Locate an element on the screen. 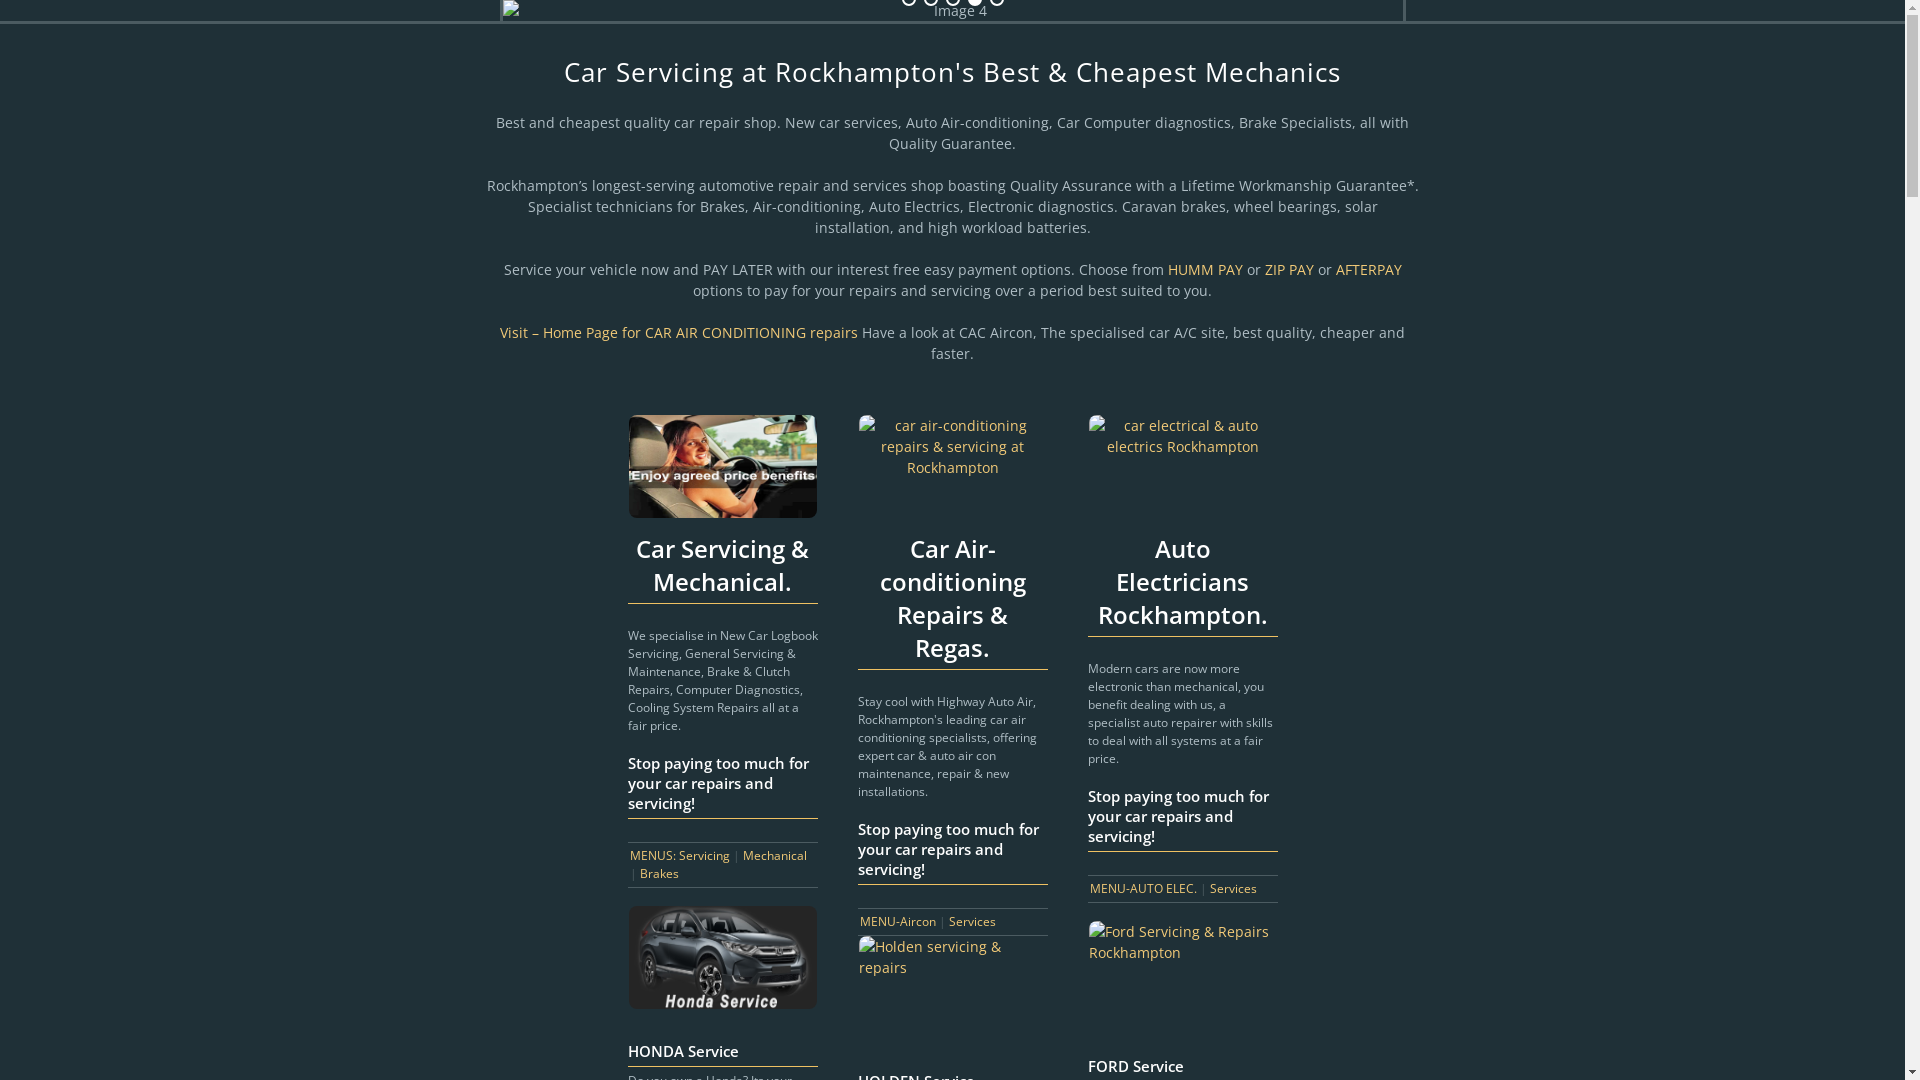 This screenshot has width=1920, height=1080. 'HUMM PAY' is located at coordinates (1202, 268).